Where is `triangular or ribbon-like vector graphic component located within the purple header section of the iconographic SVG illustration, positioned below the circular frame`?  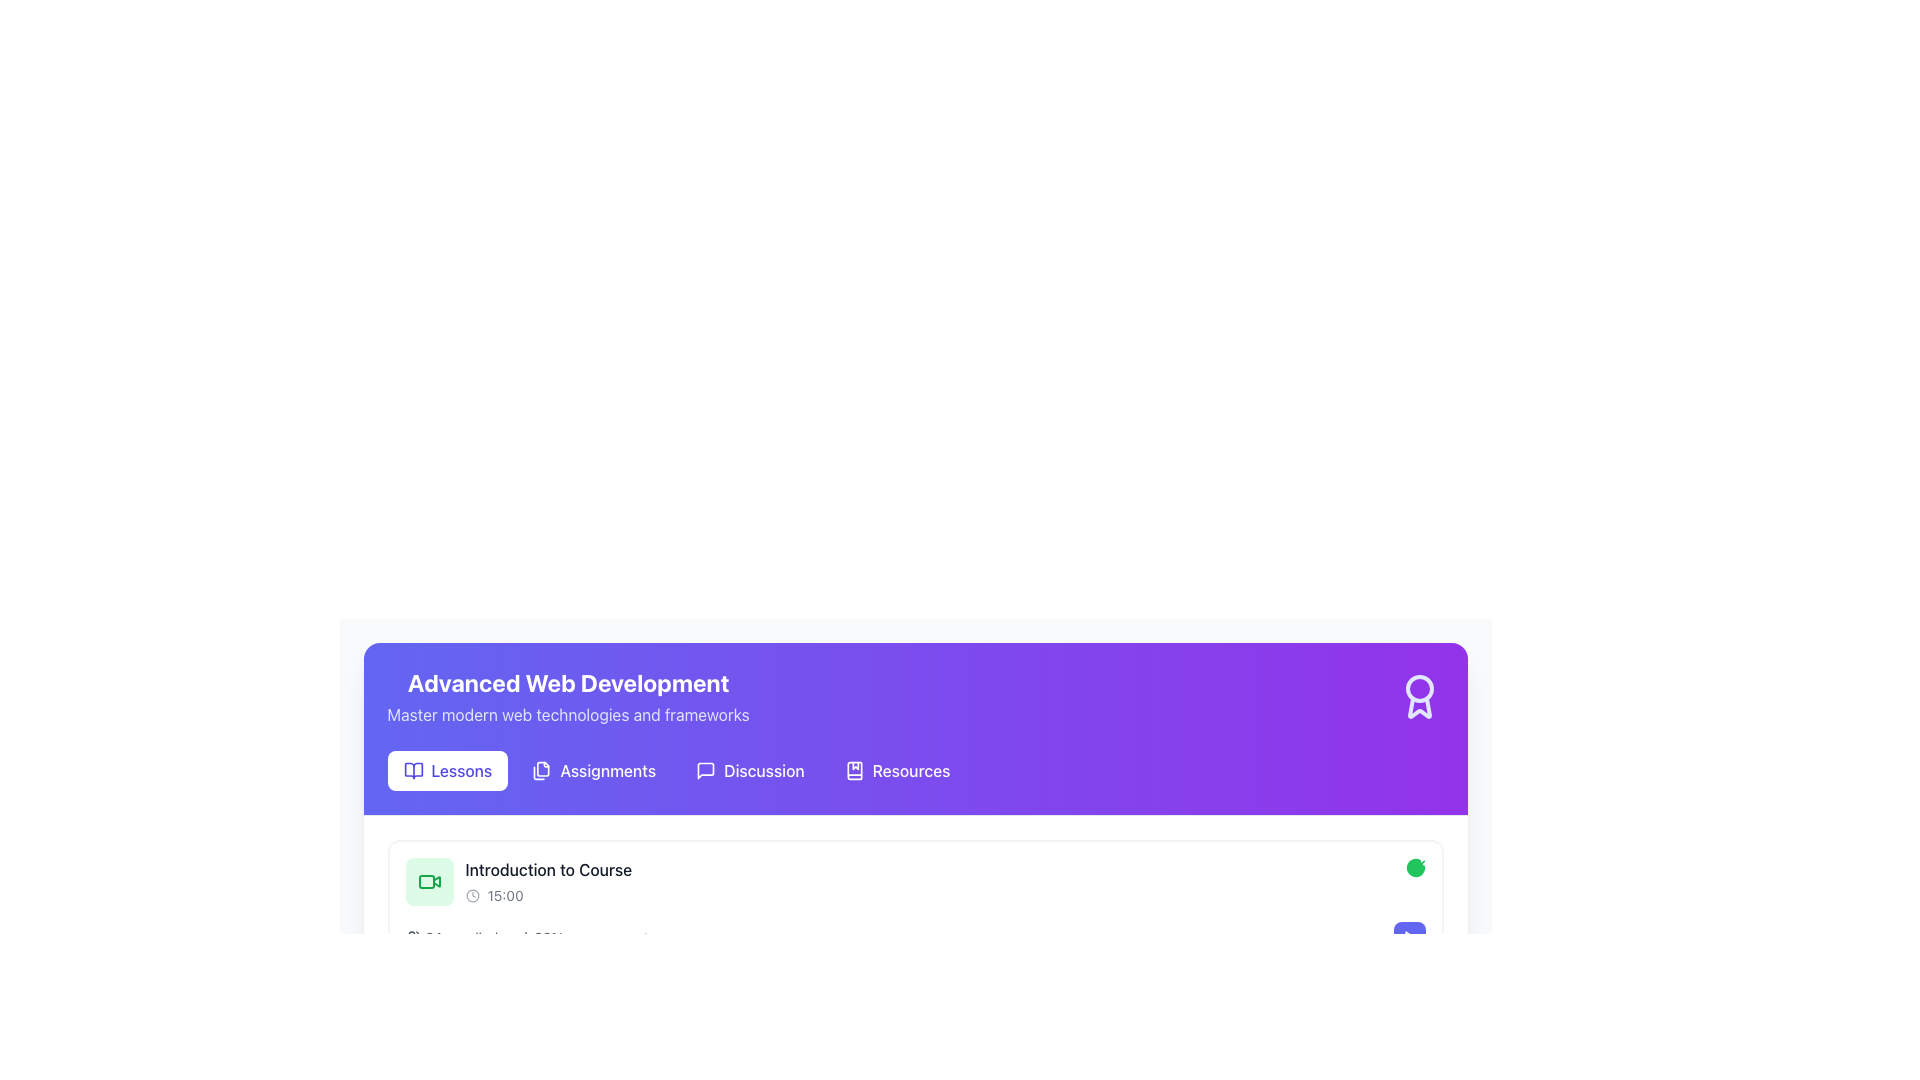
triangular or ribbon-like vector graphic component located within the purple header section of the iconographic SVG illustration, positioned below the circular frame is located at coordinates (1418, 706).